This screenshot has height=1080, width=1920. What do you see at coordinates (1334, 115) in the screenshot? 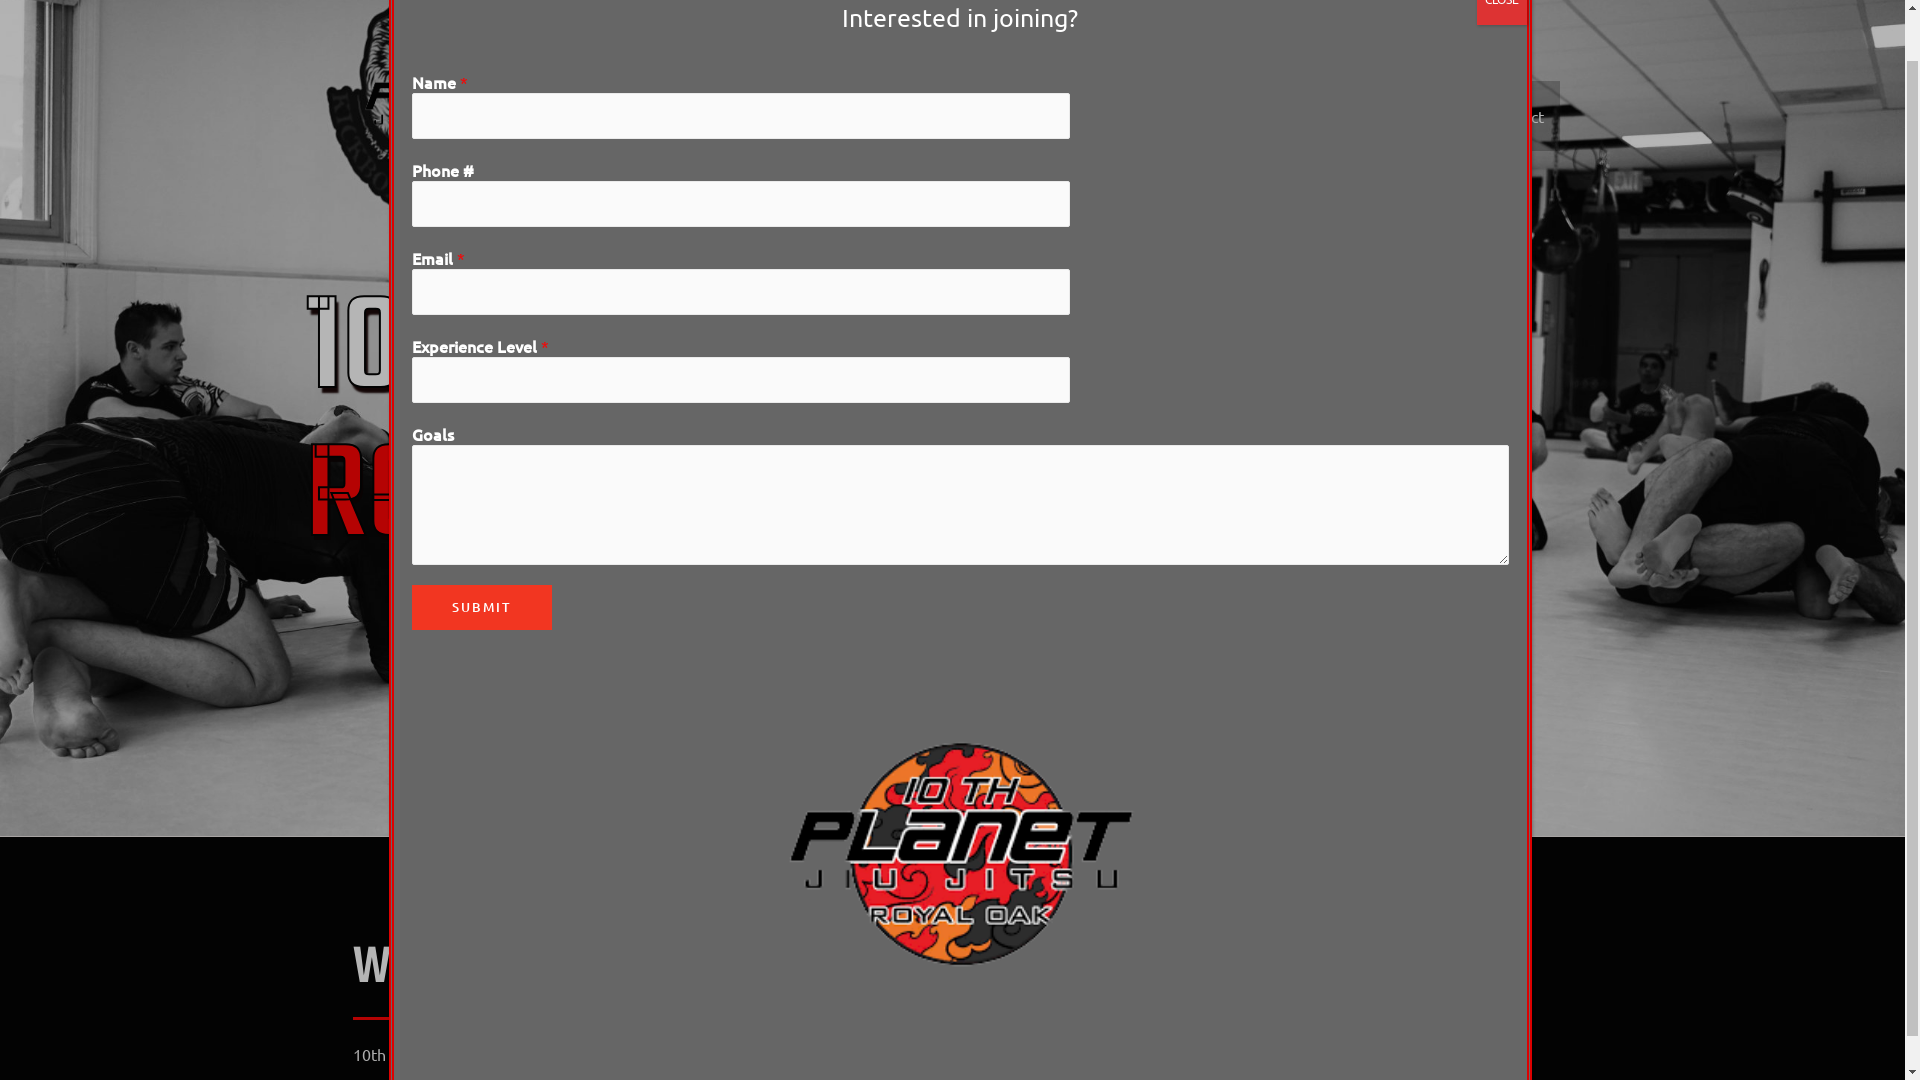
I see `'Gallery'` at bounding box center [1334, 115].